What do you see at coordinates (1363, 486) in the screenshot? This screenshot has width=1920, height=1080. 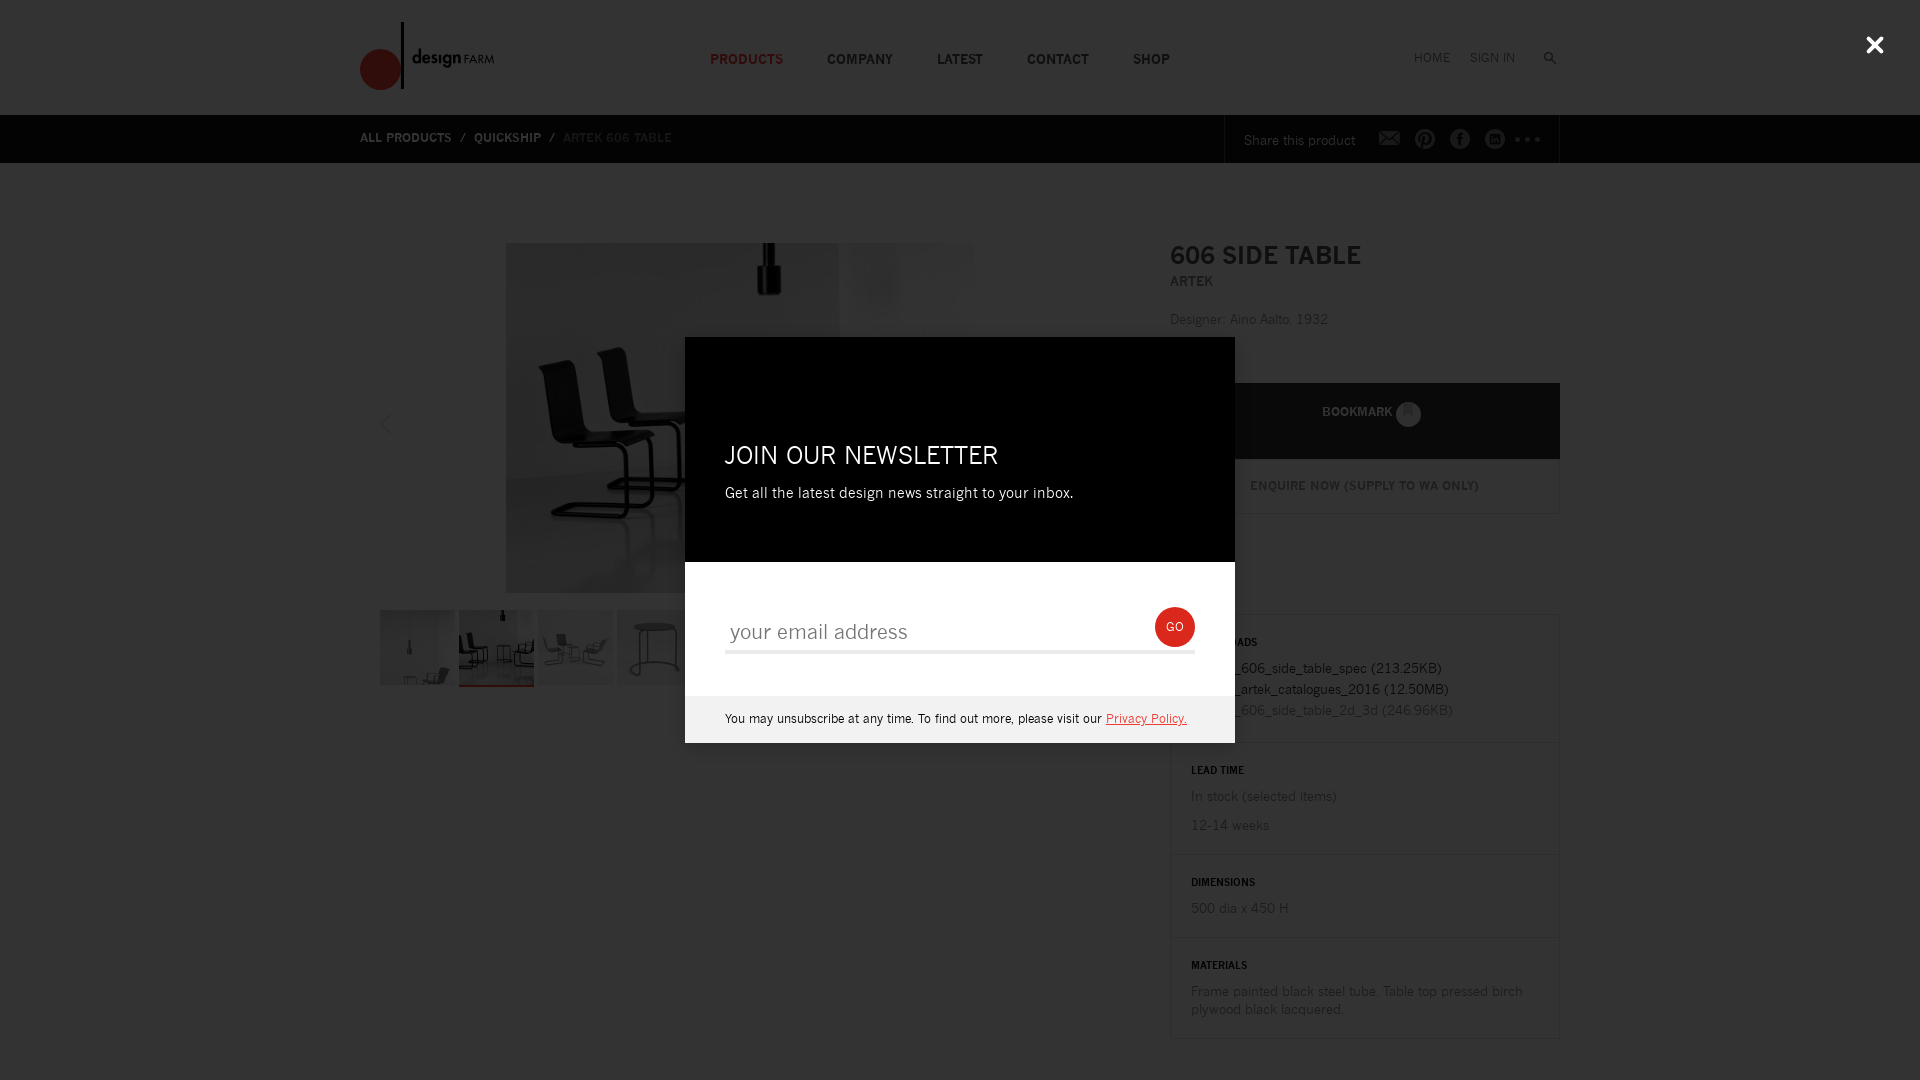 I see `'ENQUIRE NOW (SUPPLY TO WA ONLY)'` at bounding box center [1363, 486].